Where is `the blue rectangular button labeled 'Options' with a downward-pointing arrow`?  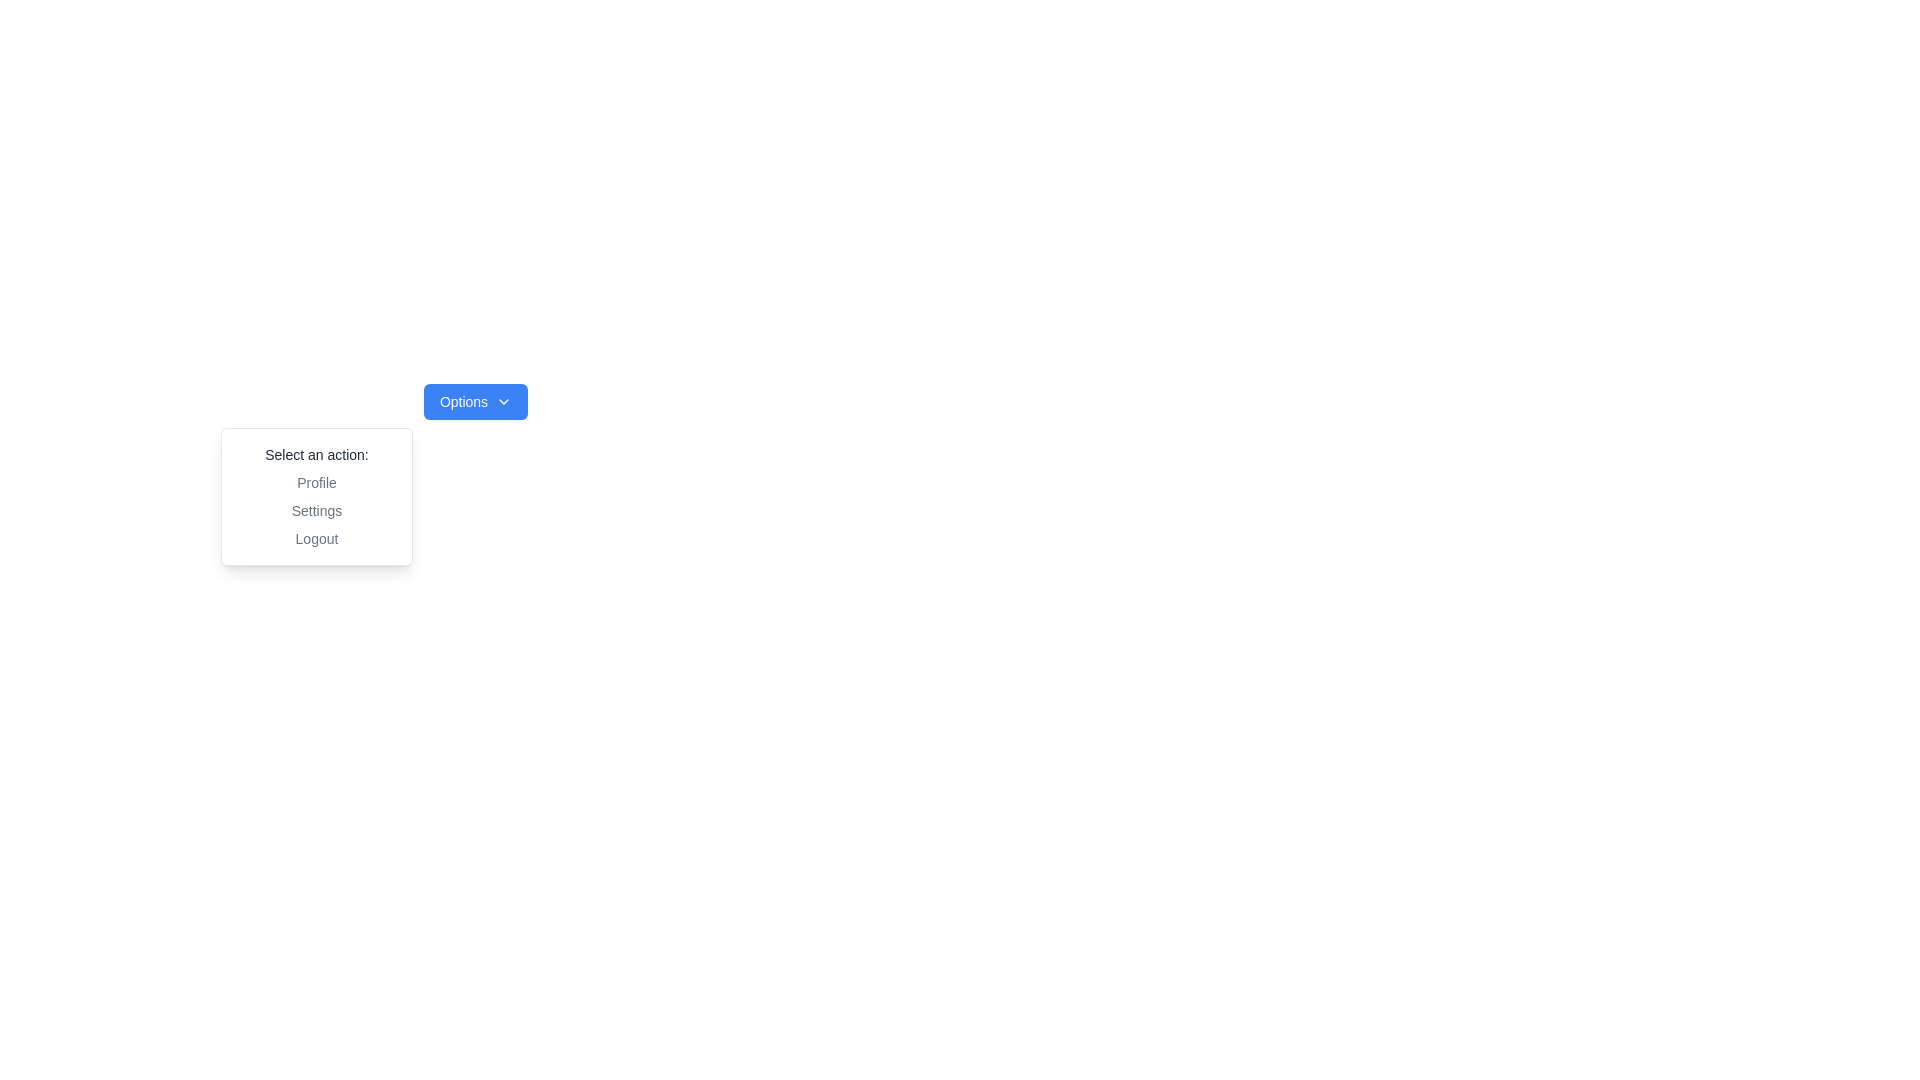 the blue rectangular button labeled 'Options' with a downward-pointing arrow is located at coordinates (474, 401).